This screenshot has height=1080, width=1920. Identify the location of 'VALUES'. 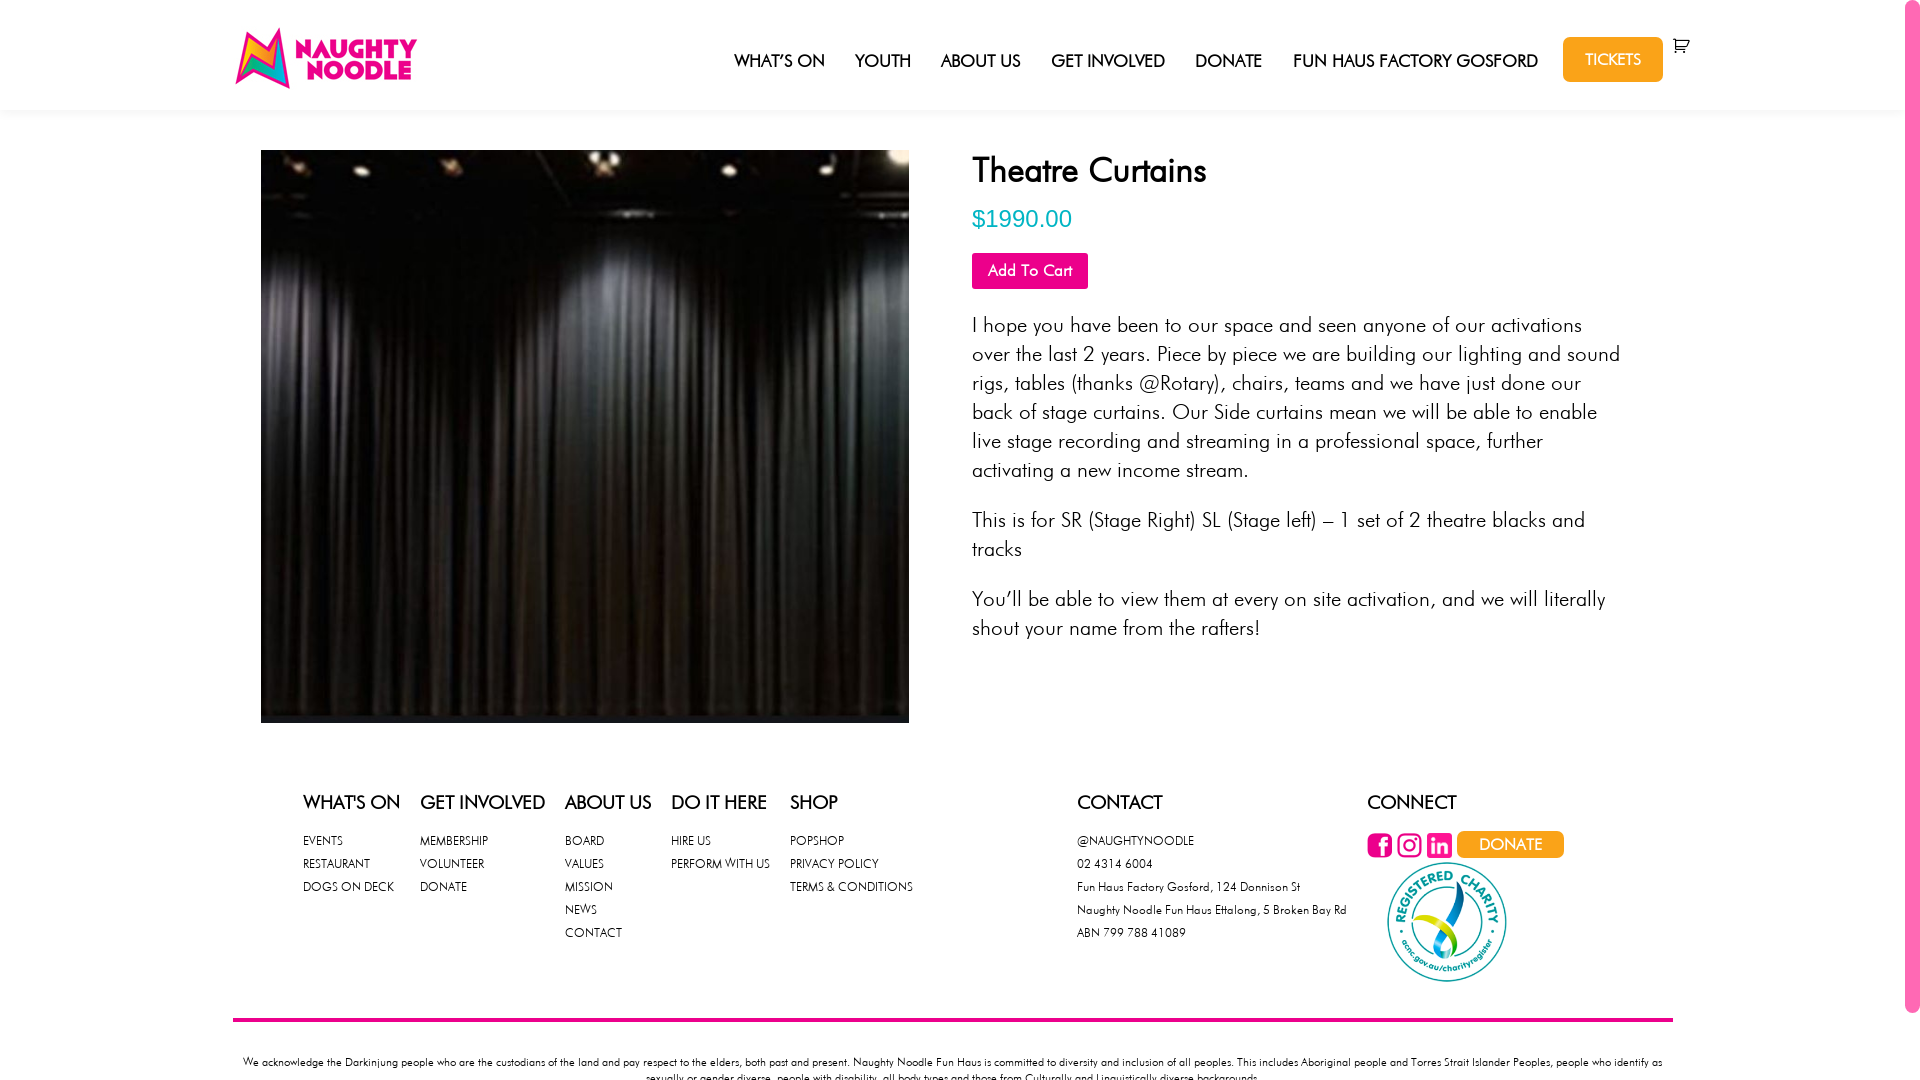
(582, 862).